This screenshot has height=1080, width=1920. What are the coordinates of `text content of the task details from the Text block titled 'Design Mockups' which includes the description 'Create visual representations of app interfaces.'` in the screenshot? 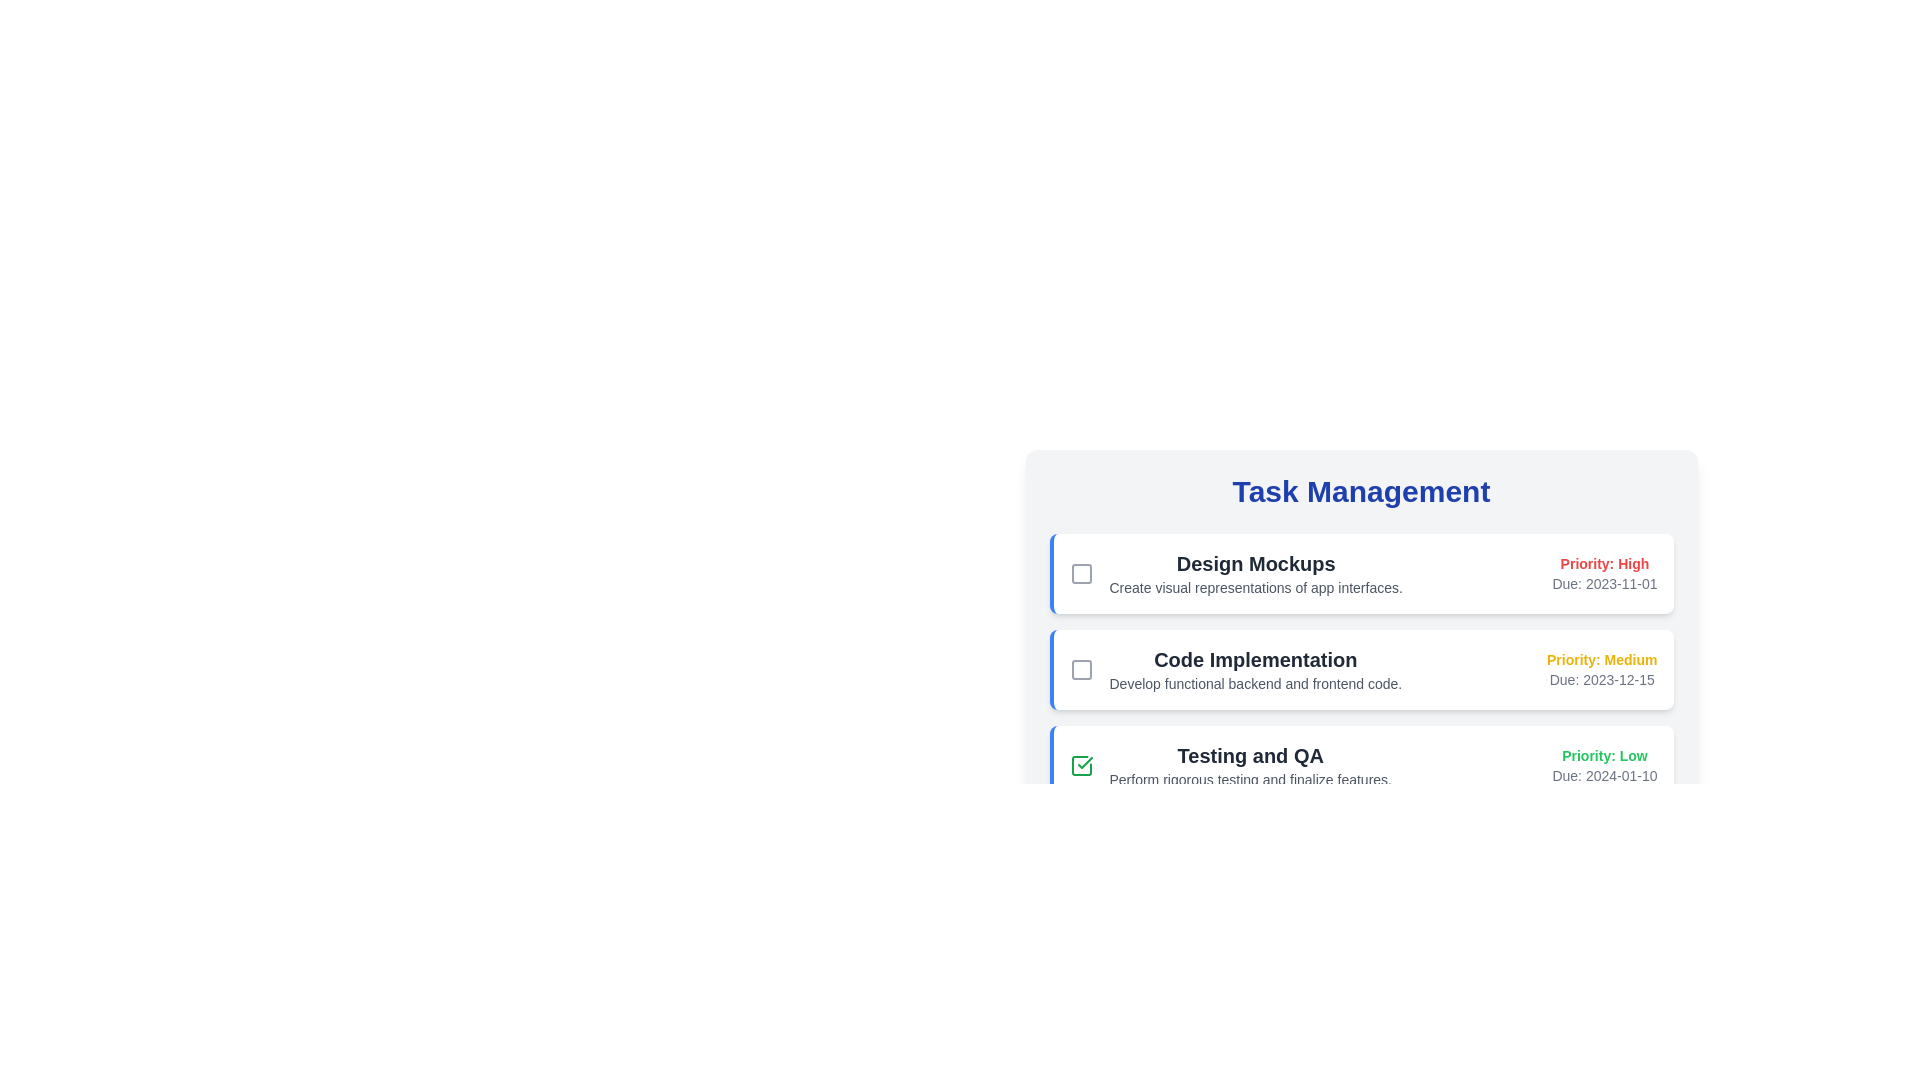 It's located at (1255, 574).